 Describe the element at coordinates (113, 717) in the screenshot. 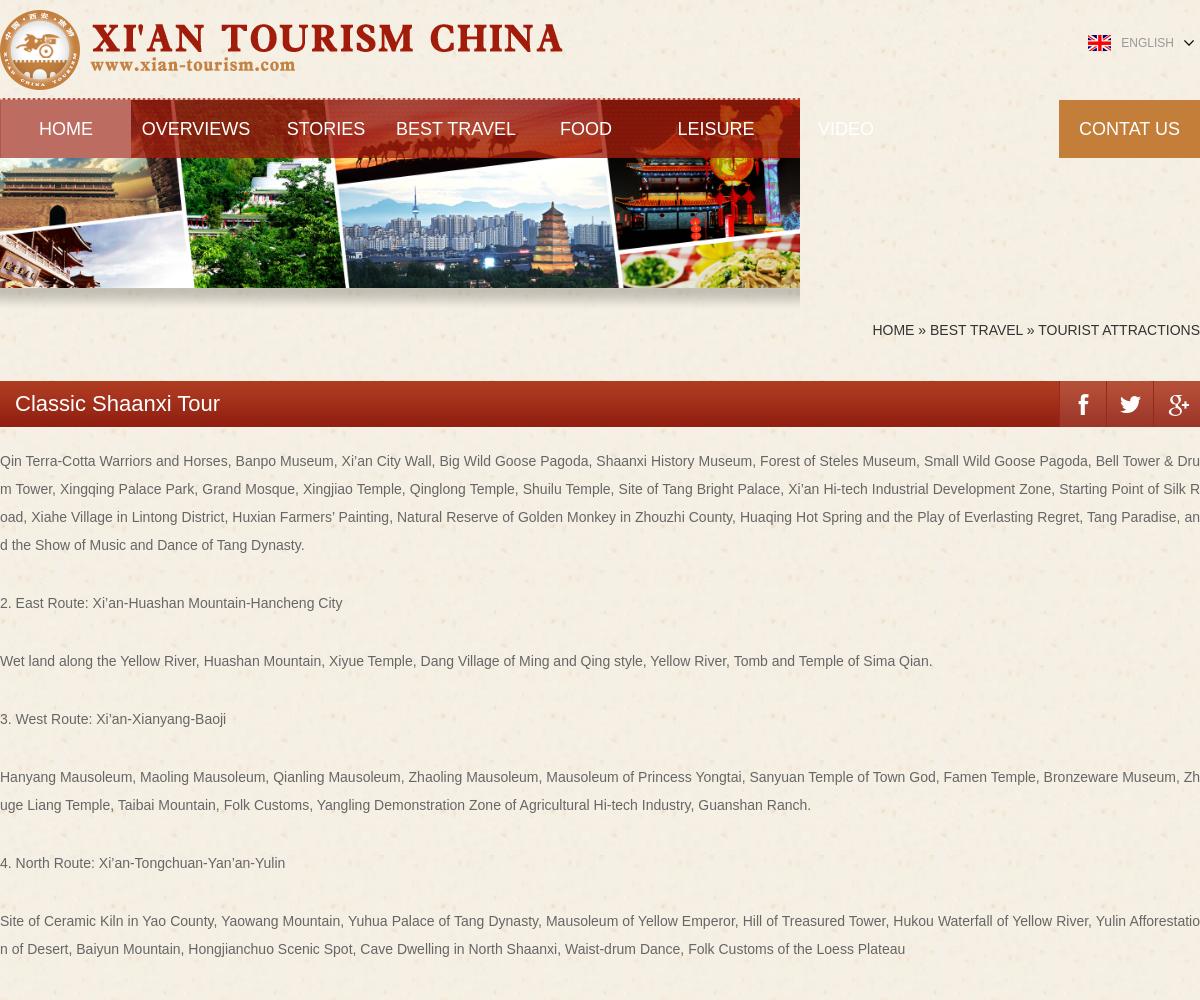

I see `'3. West Route: Xi’an-Xianyang-Baoji'` at that location.